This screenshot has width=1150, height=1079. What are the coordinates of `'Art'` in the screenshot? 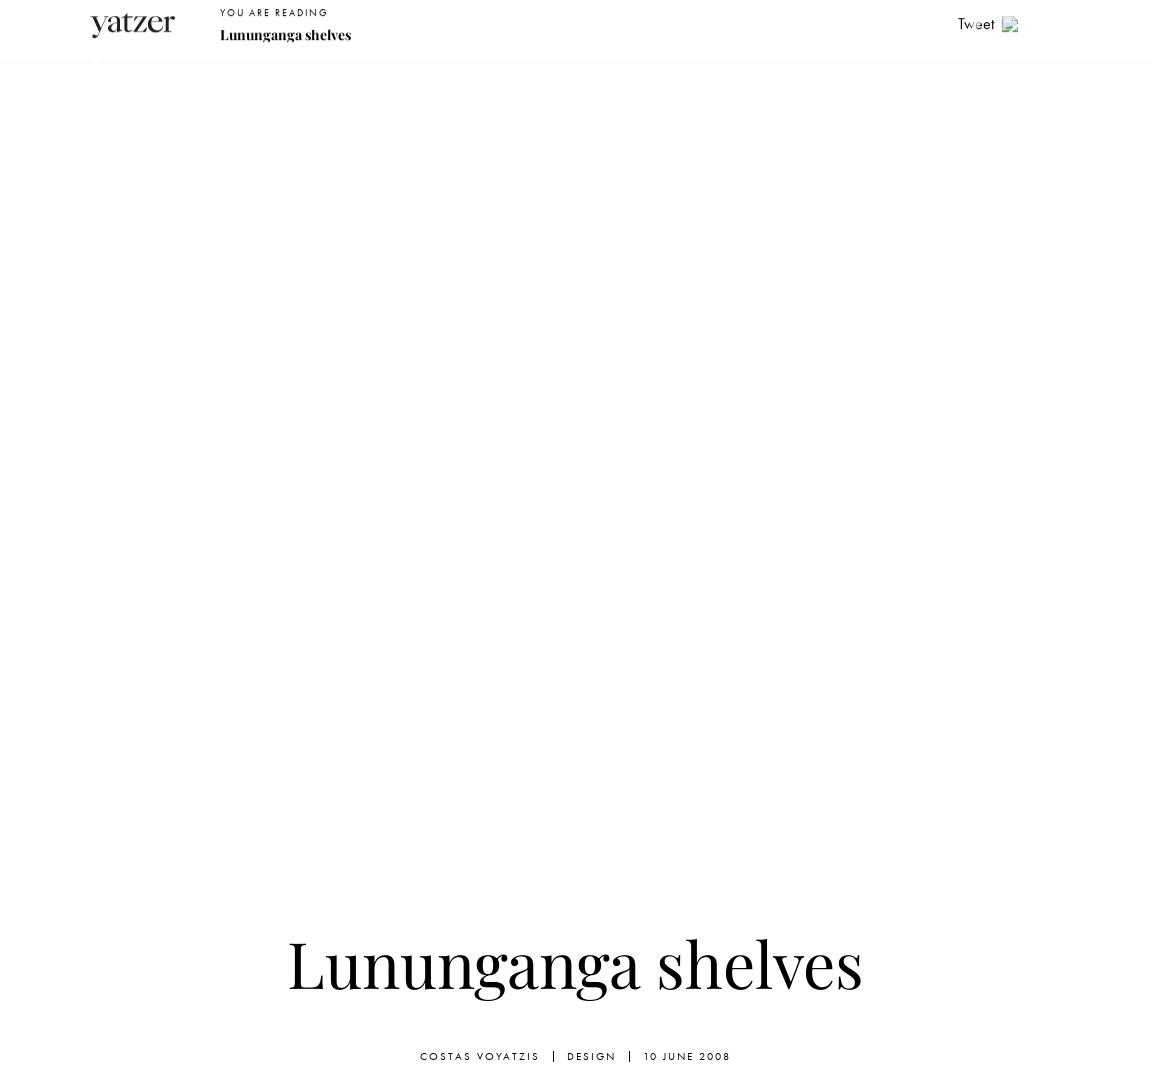 It's located at (510, 73).